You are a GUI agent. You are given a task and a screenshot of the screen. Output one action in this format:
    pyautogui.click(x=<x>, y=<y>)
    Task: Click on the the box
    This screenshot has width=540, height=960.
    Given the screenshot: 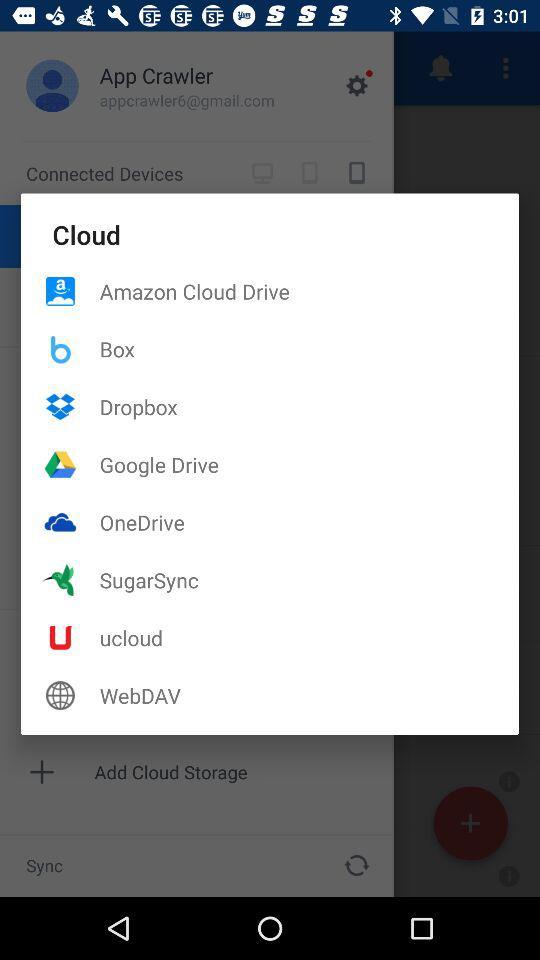 What is the action you would take?
    pyautogui.click(x=309, y=349)
    